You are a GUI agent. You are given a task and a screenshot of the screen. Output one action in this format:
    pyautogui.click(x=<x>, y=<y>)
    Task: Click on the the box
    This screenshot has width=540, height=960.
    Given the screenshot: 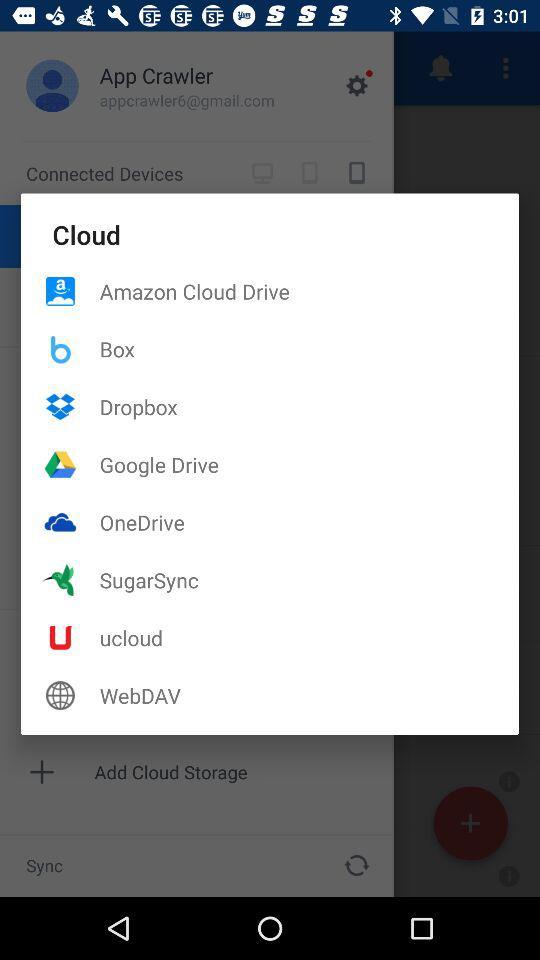 What is the action you would take?
    pyautogui.click(x=309, y=349)
    